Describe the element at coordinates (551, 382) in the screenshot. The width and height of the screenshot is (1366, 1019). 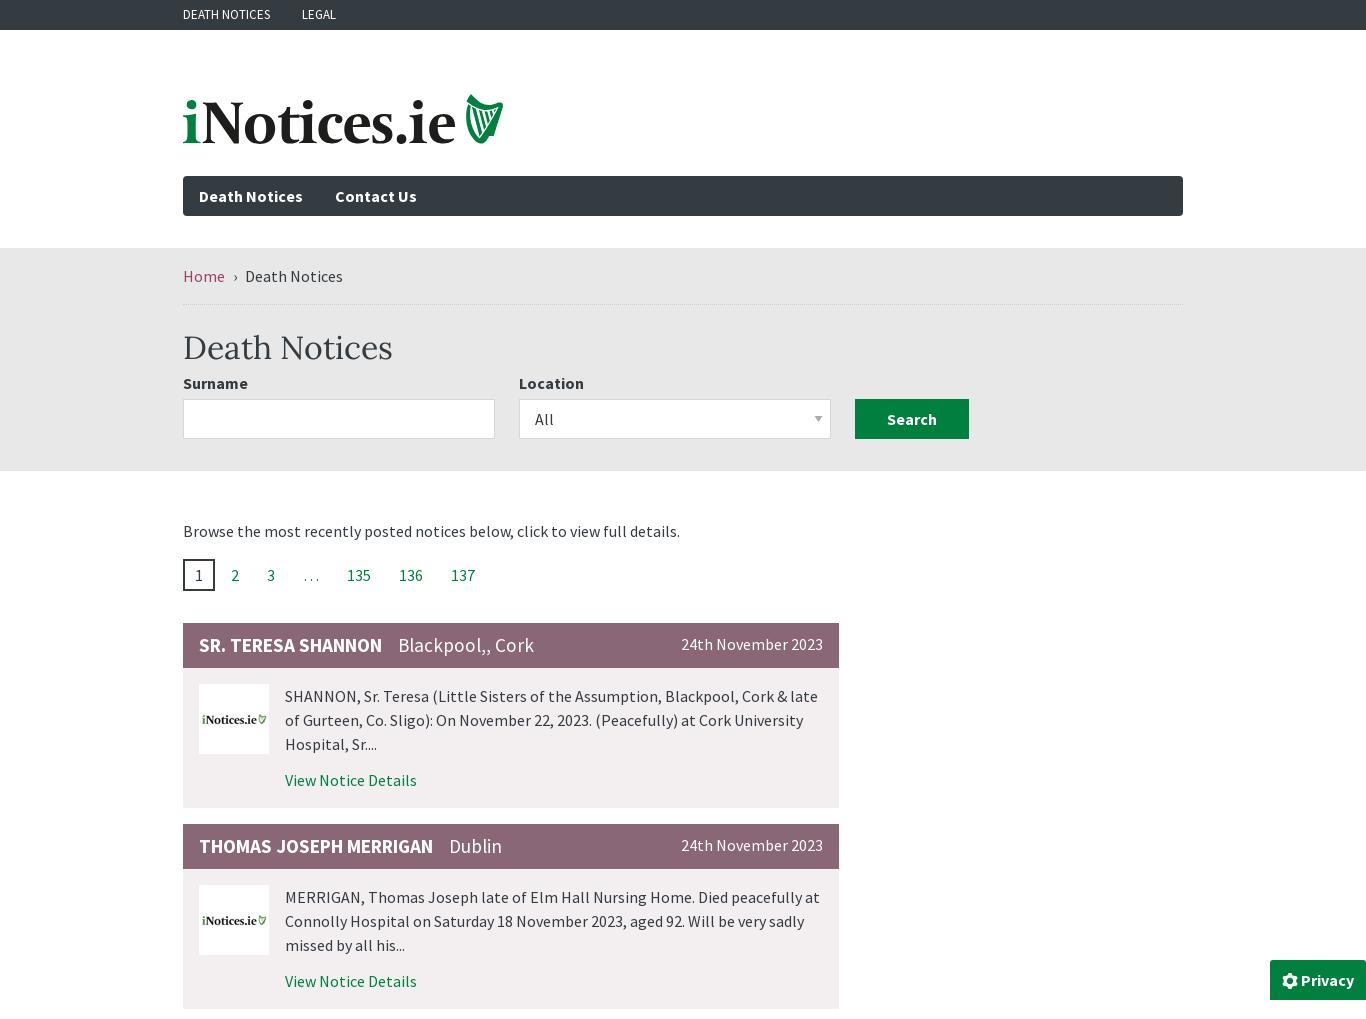
I see `'Location'` at that location.